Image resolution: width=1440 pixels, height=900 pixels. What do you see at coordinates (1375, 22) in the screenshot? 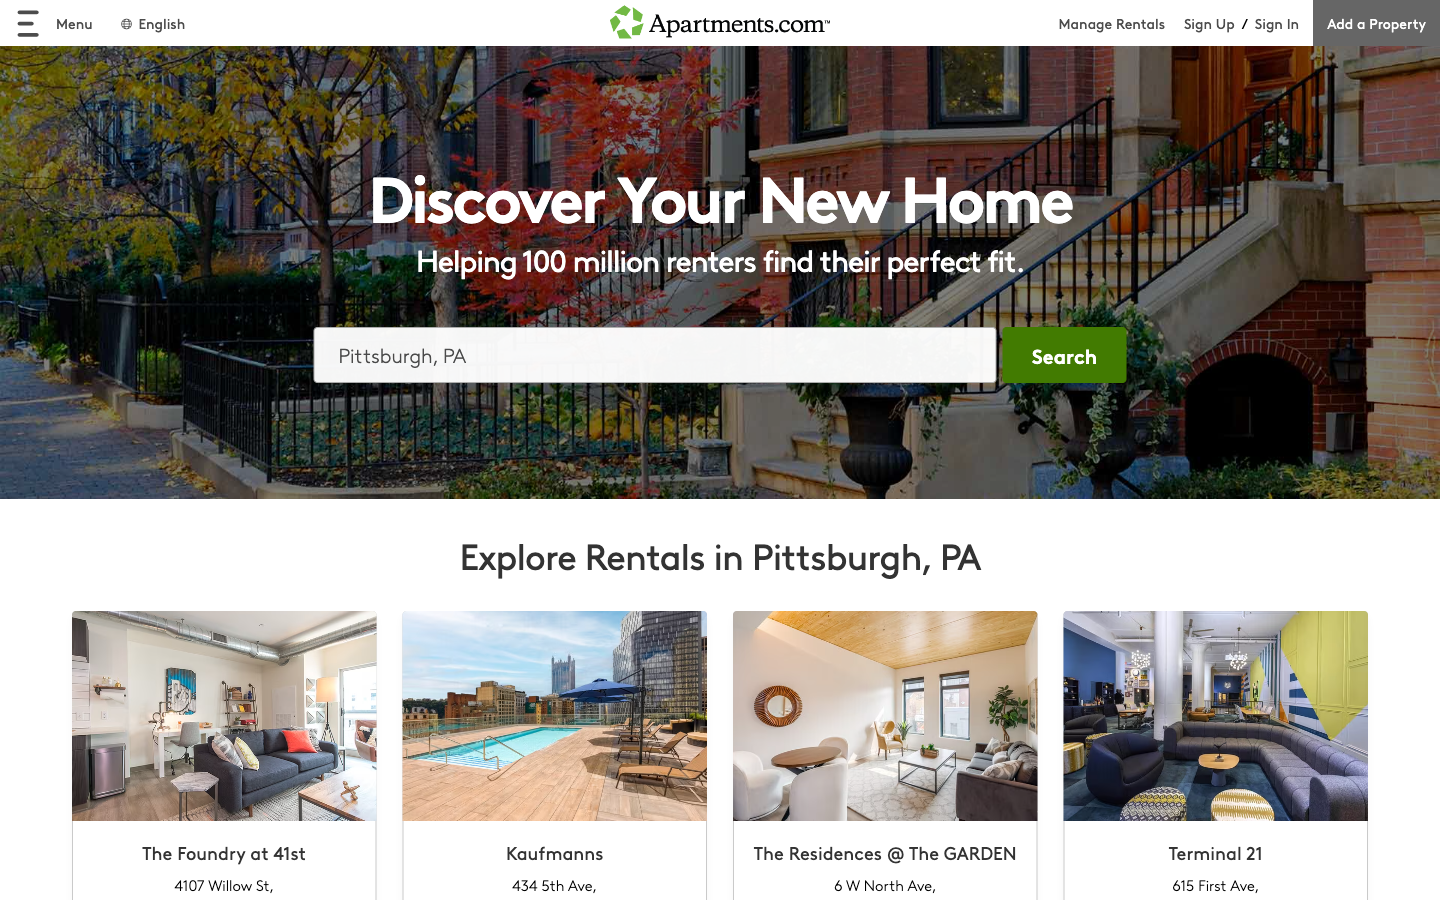
I see `the process to add a new property` at bounding box center [1375, 22].